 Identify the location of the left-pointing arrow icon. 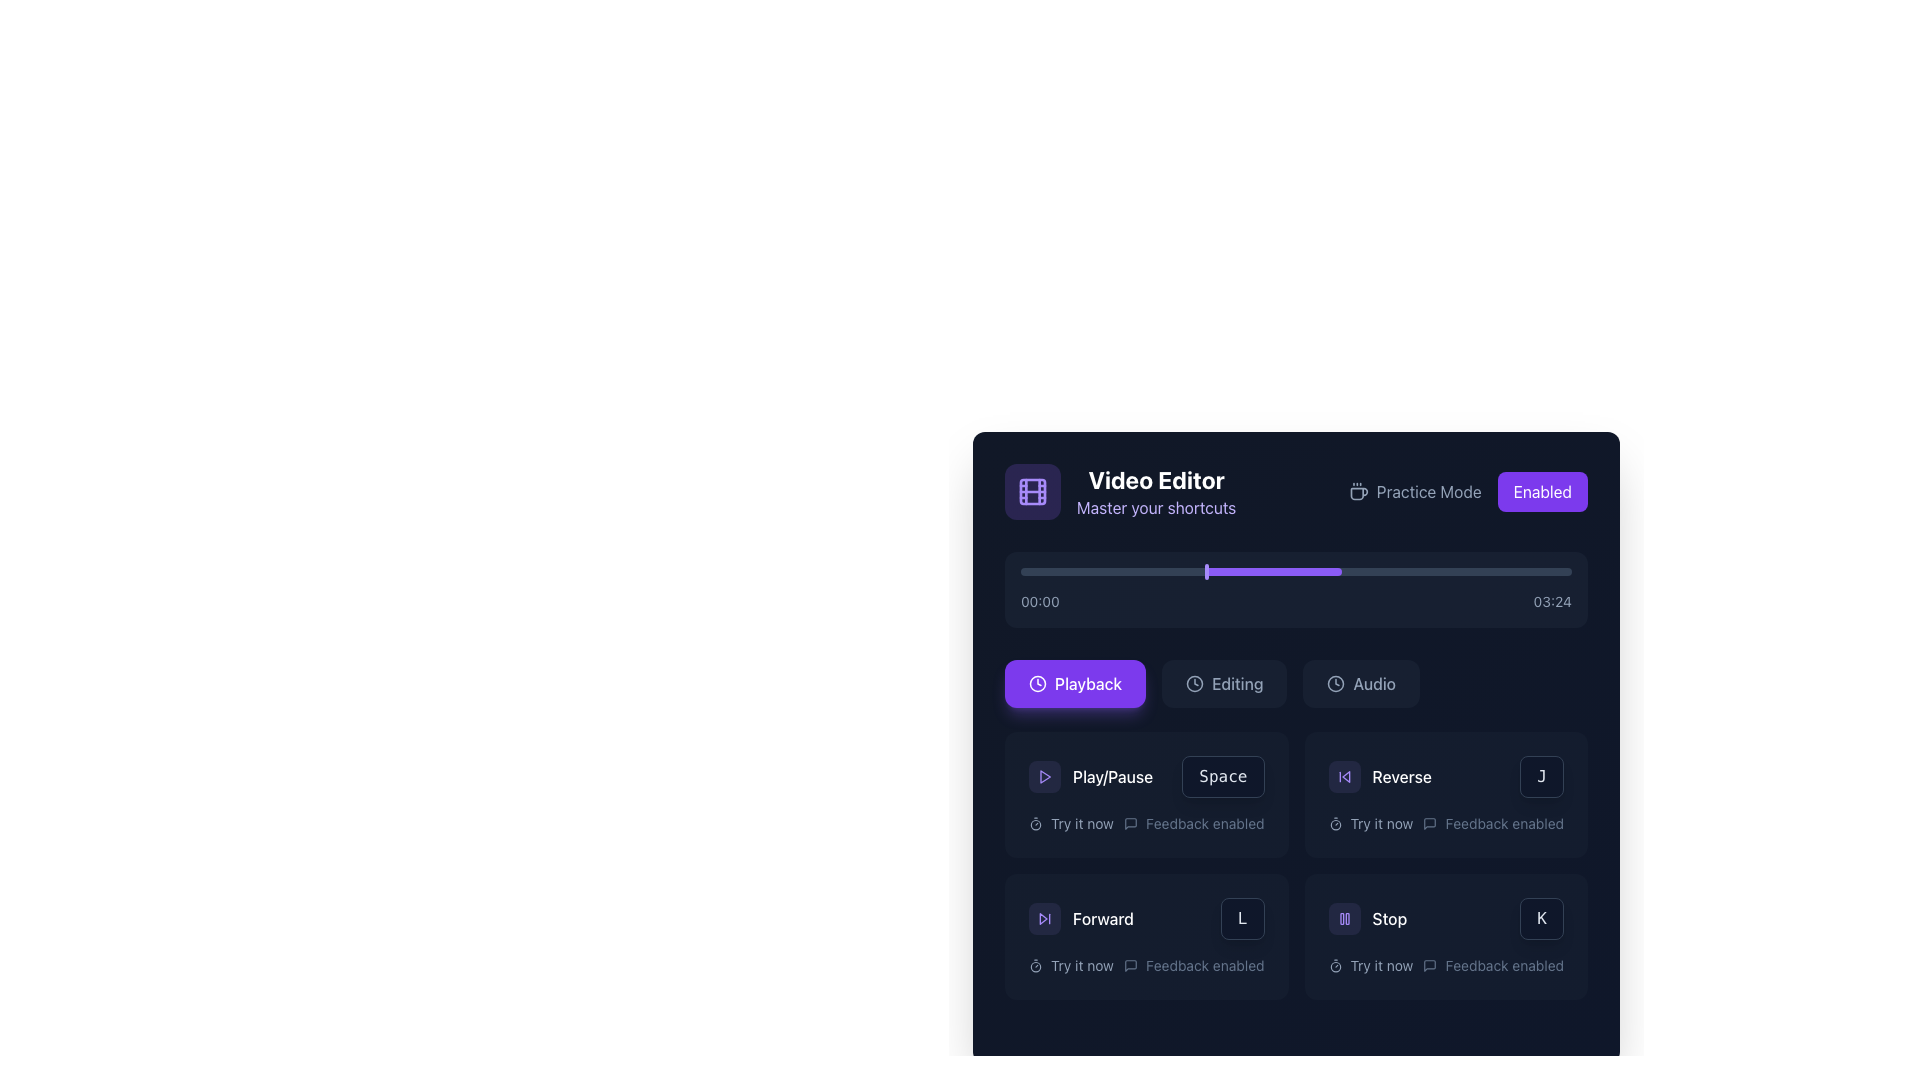
(1344, 775).